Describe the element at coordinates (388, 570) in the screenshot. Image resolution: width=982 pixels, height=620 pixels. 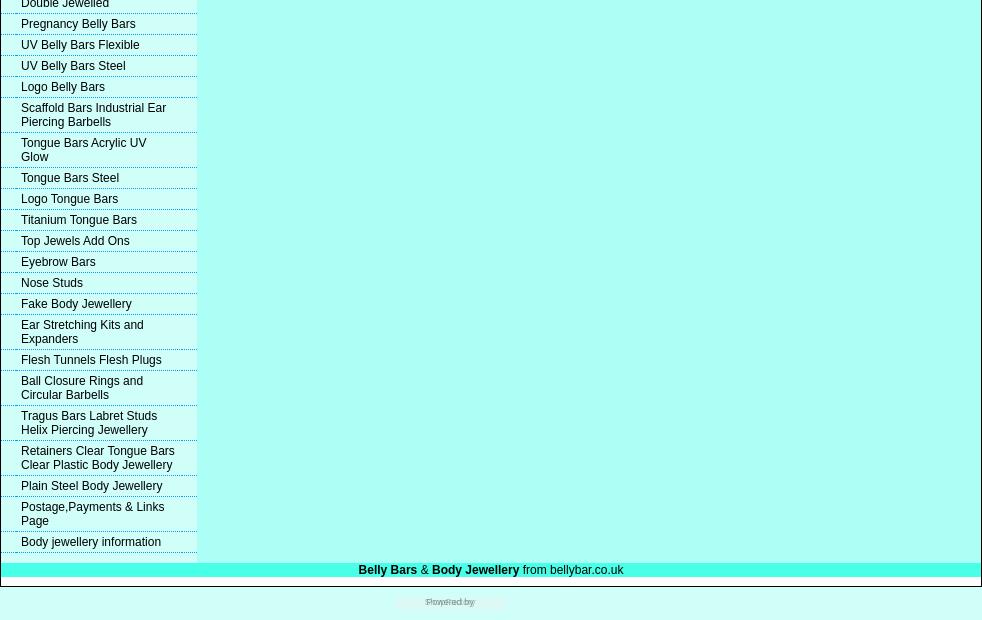
I see `'Belly Bars'` at that location.